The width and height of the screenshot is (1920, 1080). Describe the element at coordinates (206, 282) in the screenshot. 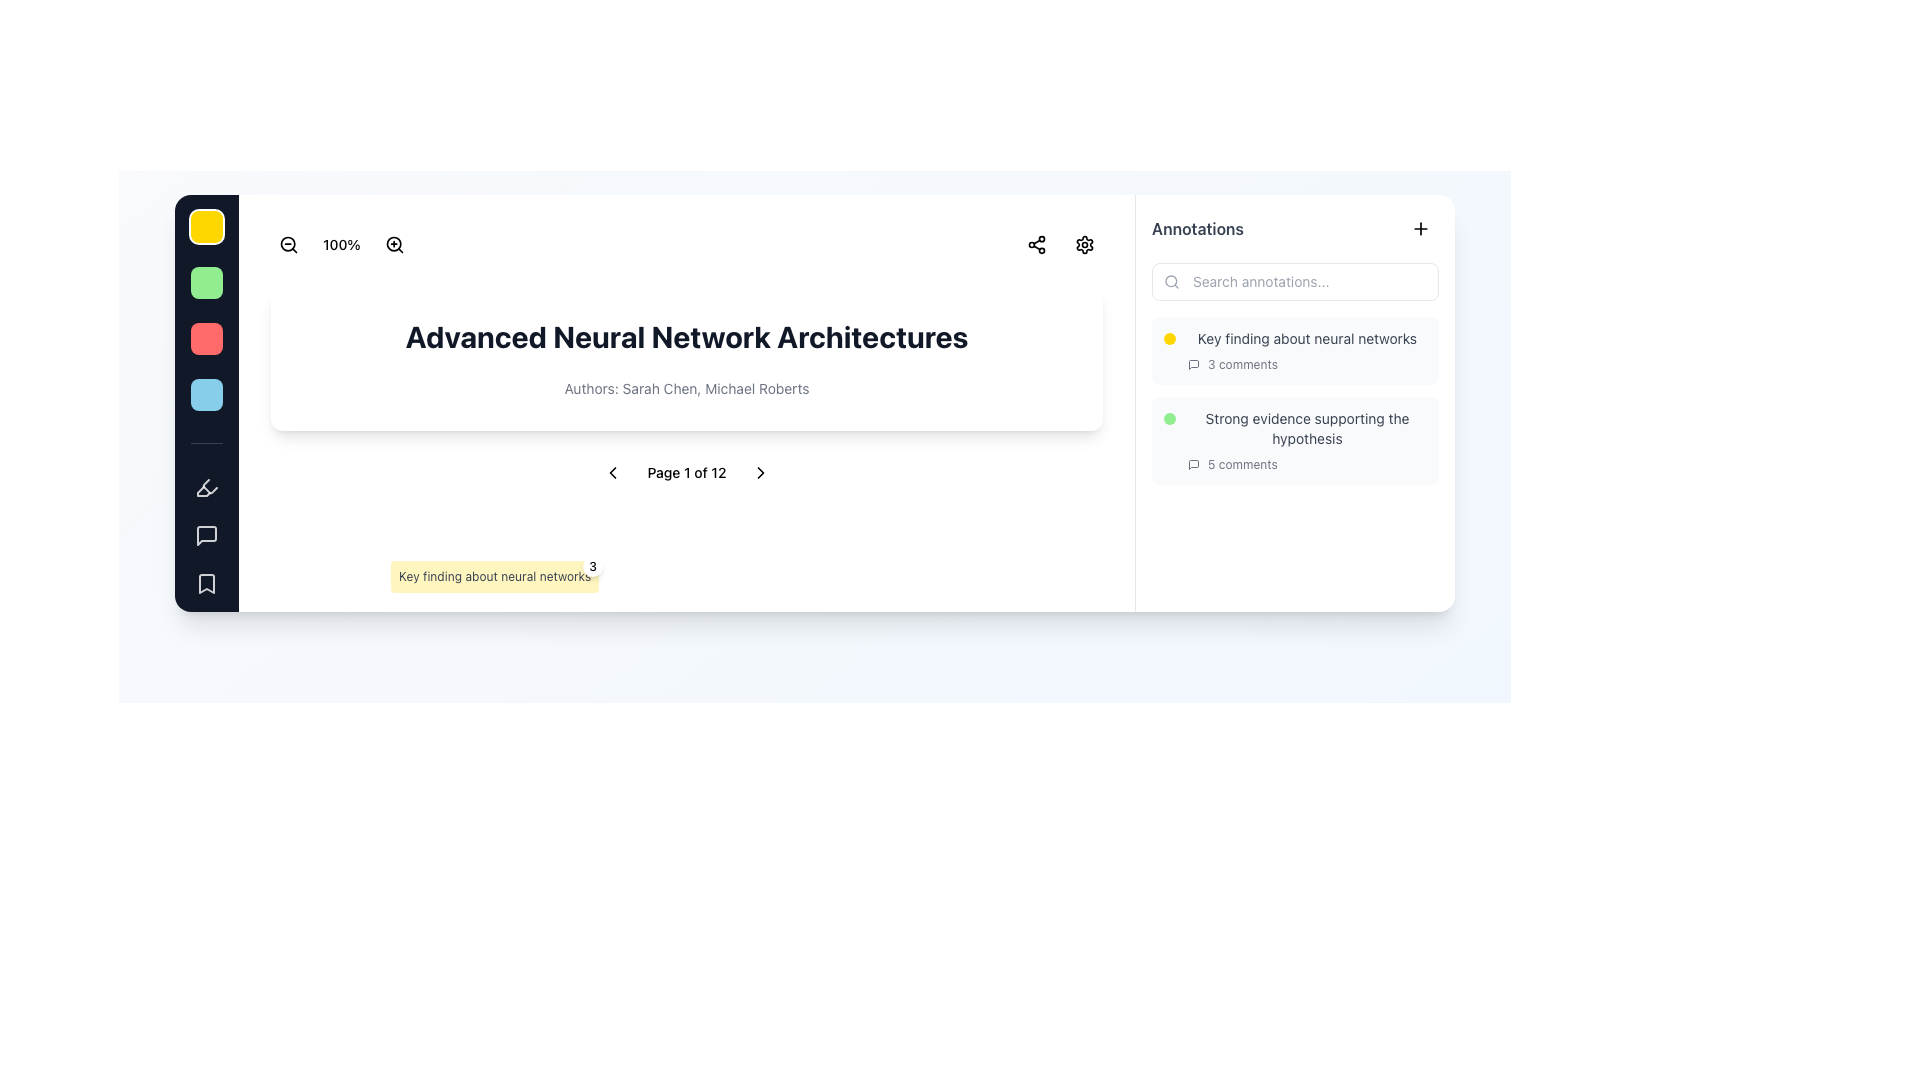

I see `the green circular button located below the yellow 'Important' button and above the red 'Disagree' button on the left sidebar to register agreement` at that location.